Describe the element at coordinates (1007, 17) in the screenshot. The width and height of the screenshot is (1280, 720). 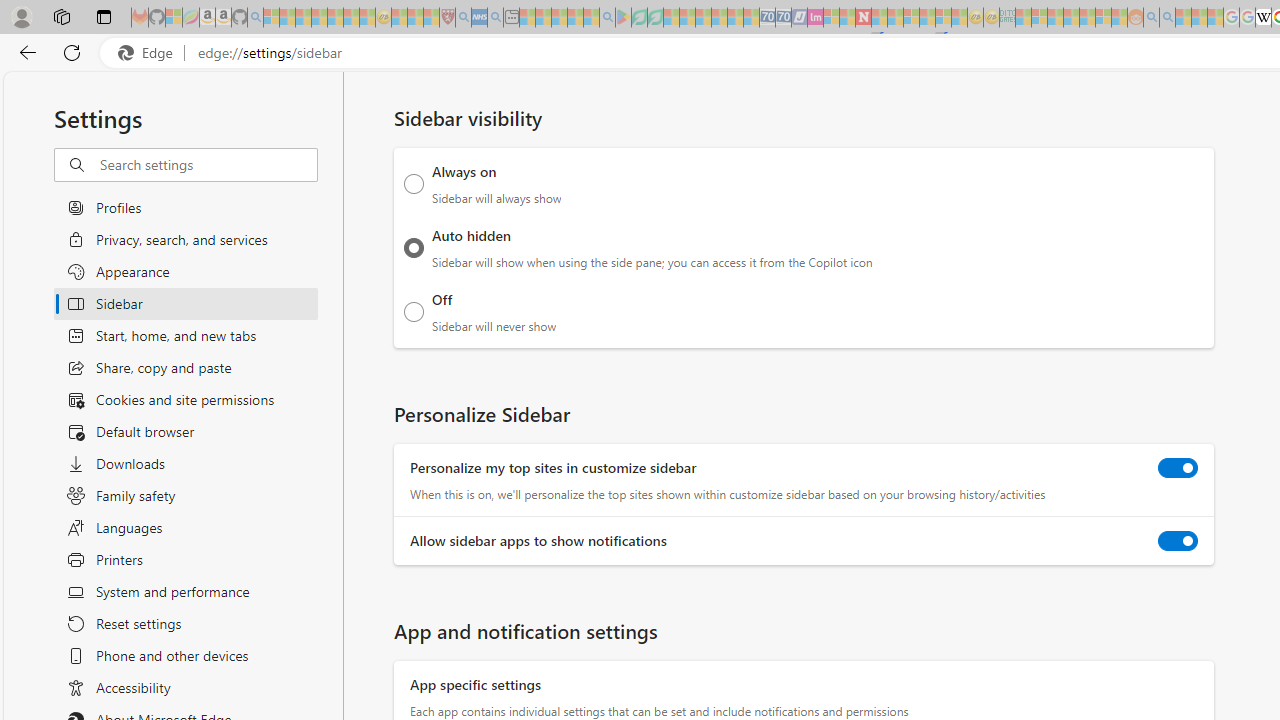
I see `'DITOGAMES AG Imprint - Sleeping'` at that location.